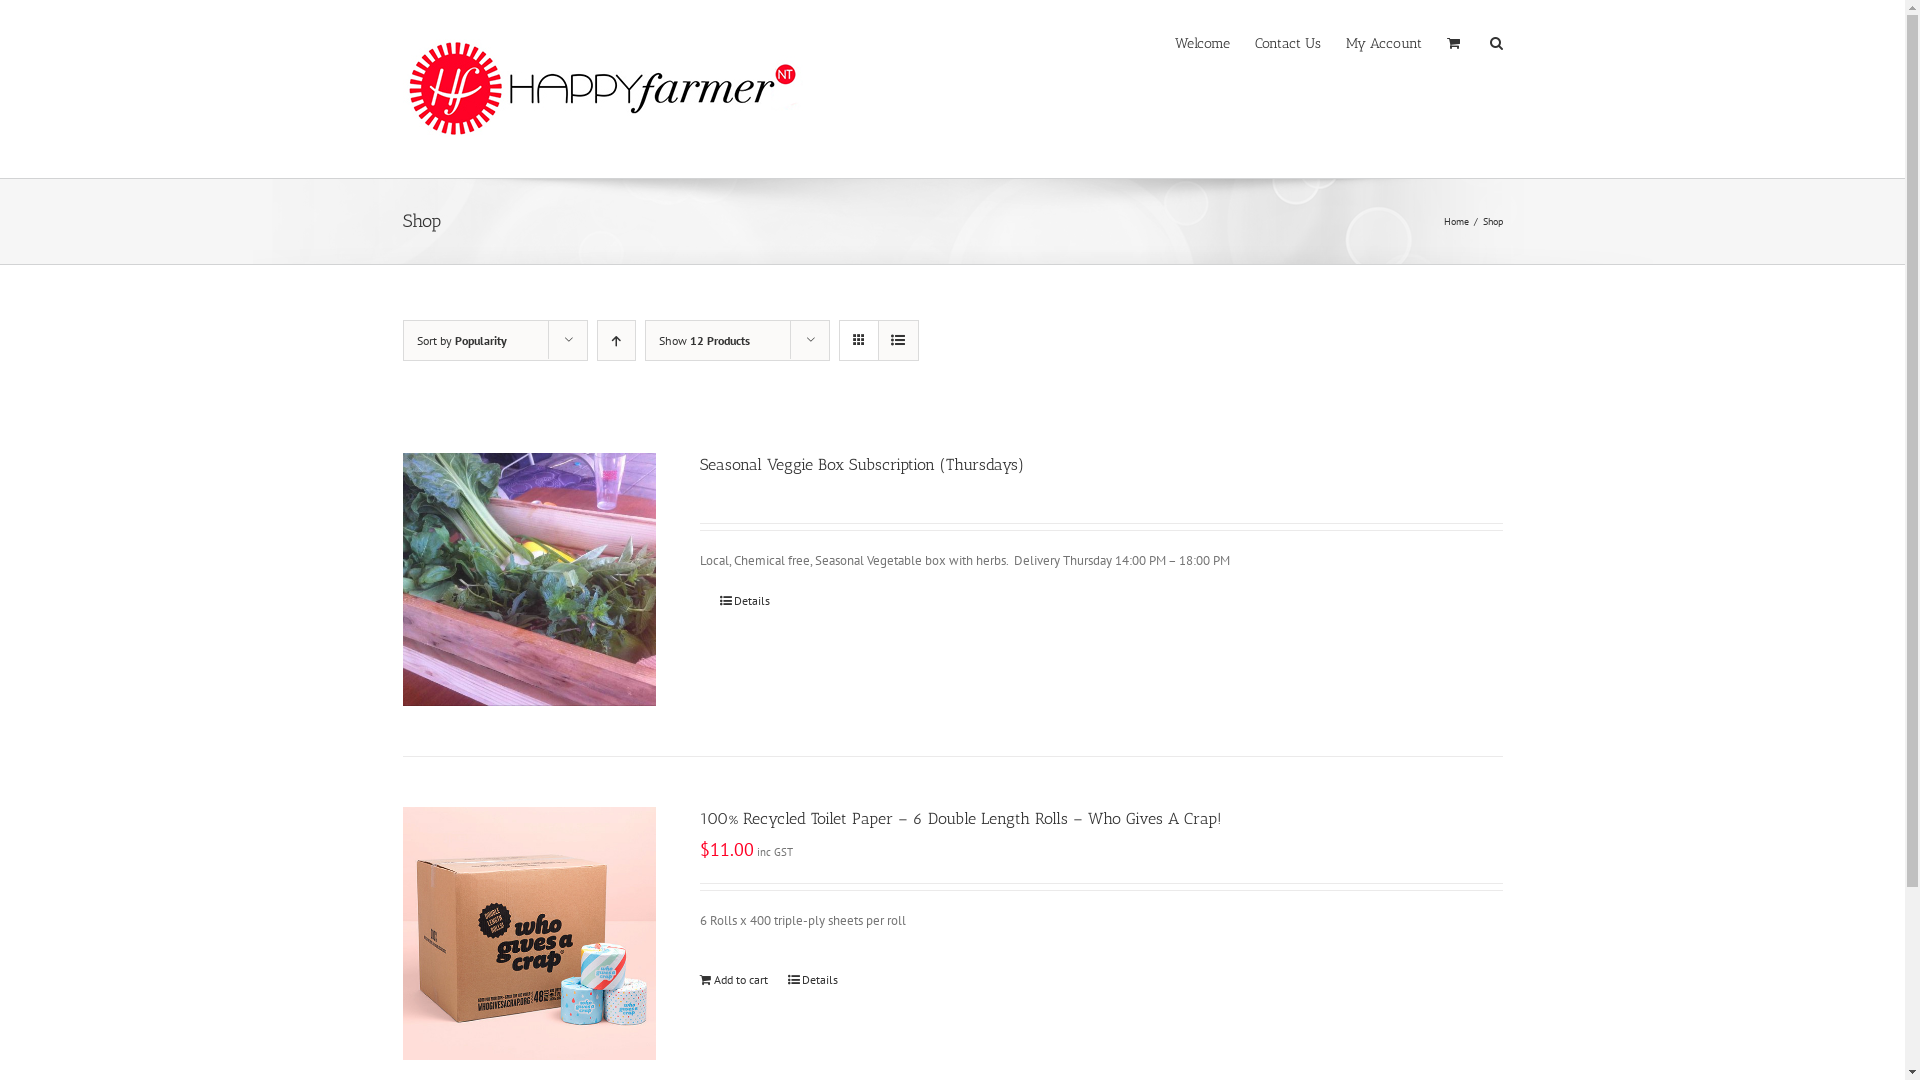 The height and width of the screenshot is (1080, 1920). What do you see at coordinates (1200, 42) in the screenshot?
I see `'Welcome'` at bounding box center [1200, 42].